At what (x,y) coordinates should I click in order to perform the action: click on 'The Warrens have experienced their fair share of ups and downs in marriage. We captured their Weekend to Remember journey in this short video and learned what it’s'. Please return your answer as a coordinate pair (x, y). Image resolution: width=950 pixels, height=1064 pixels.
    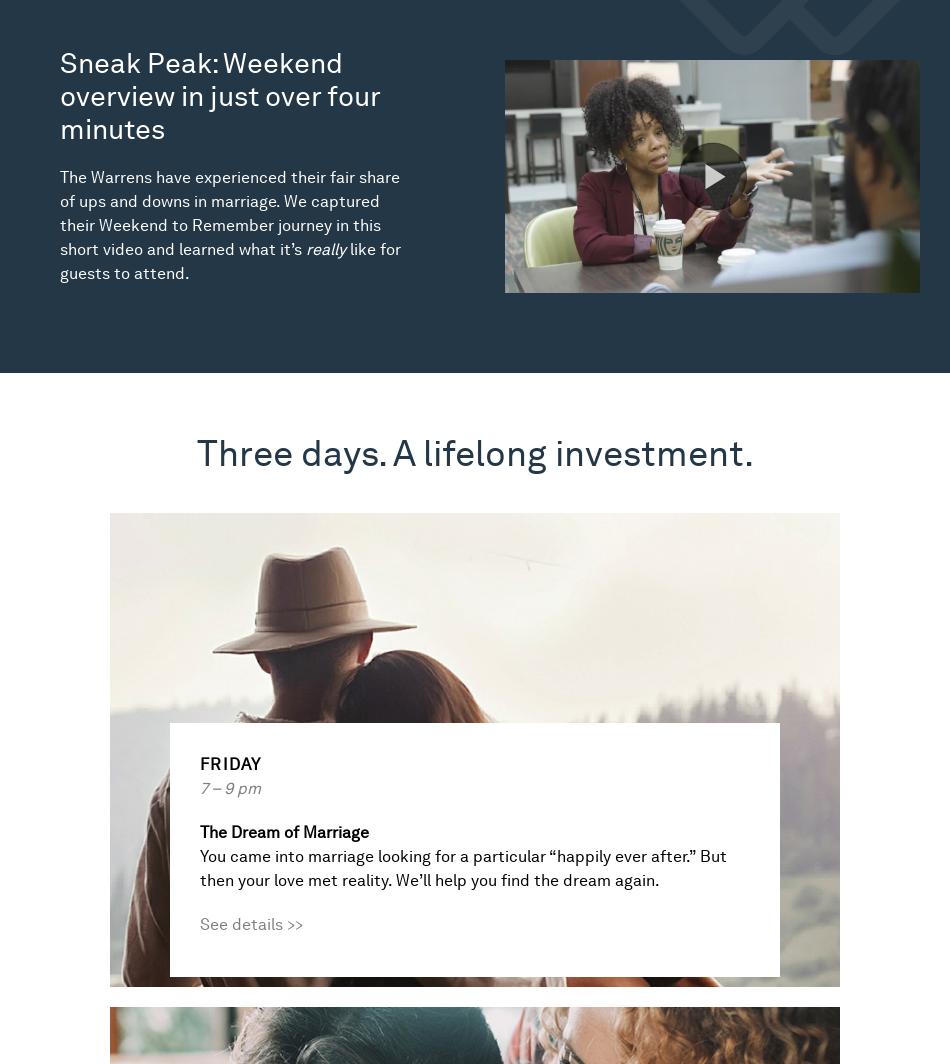
    Looking at the image, I should click on (229, 213).